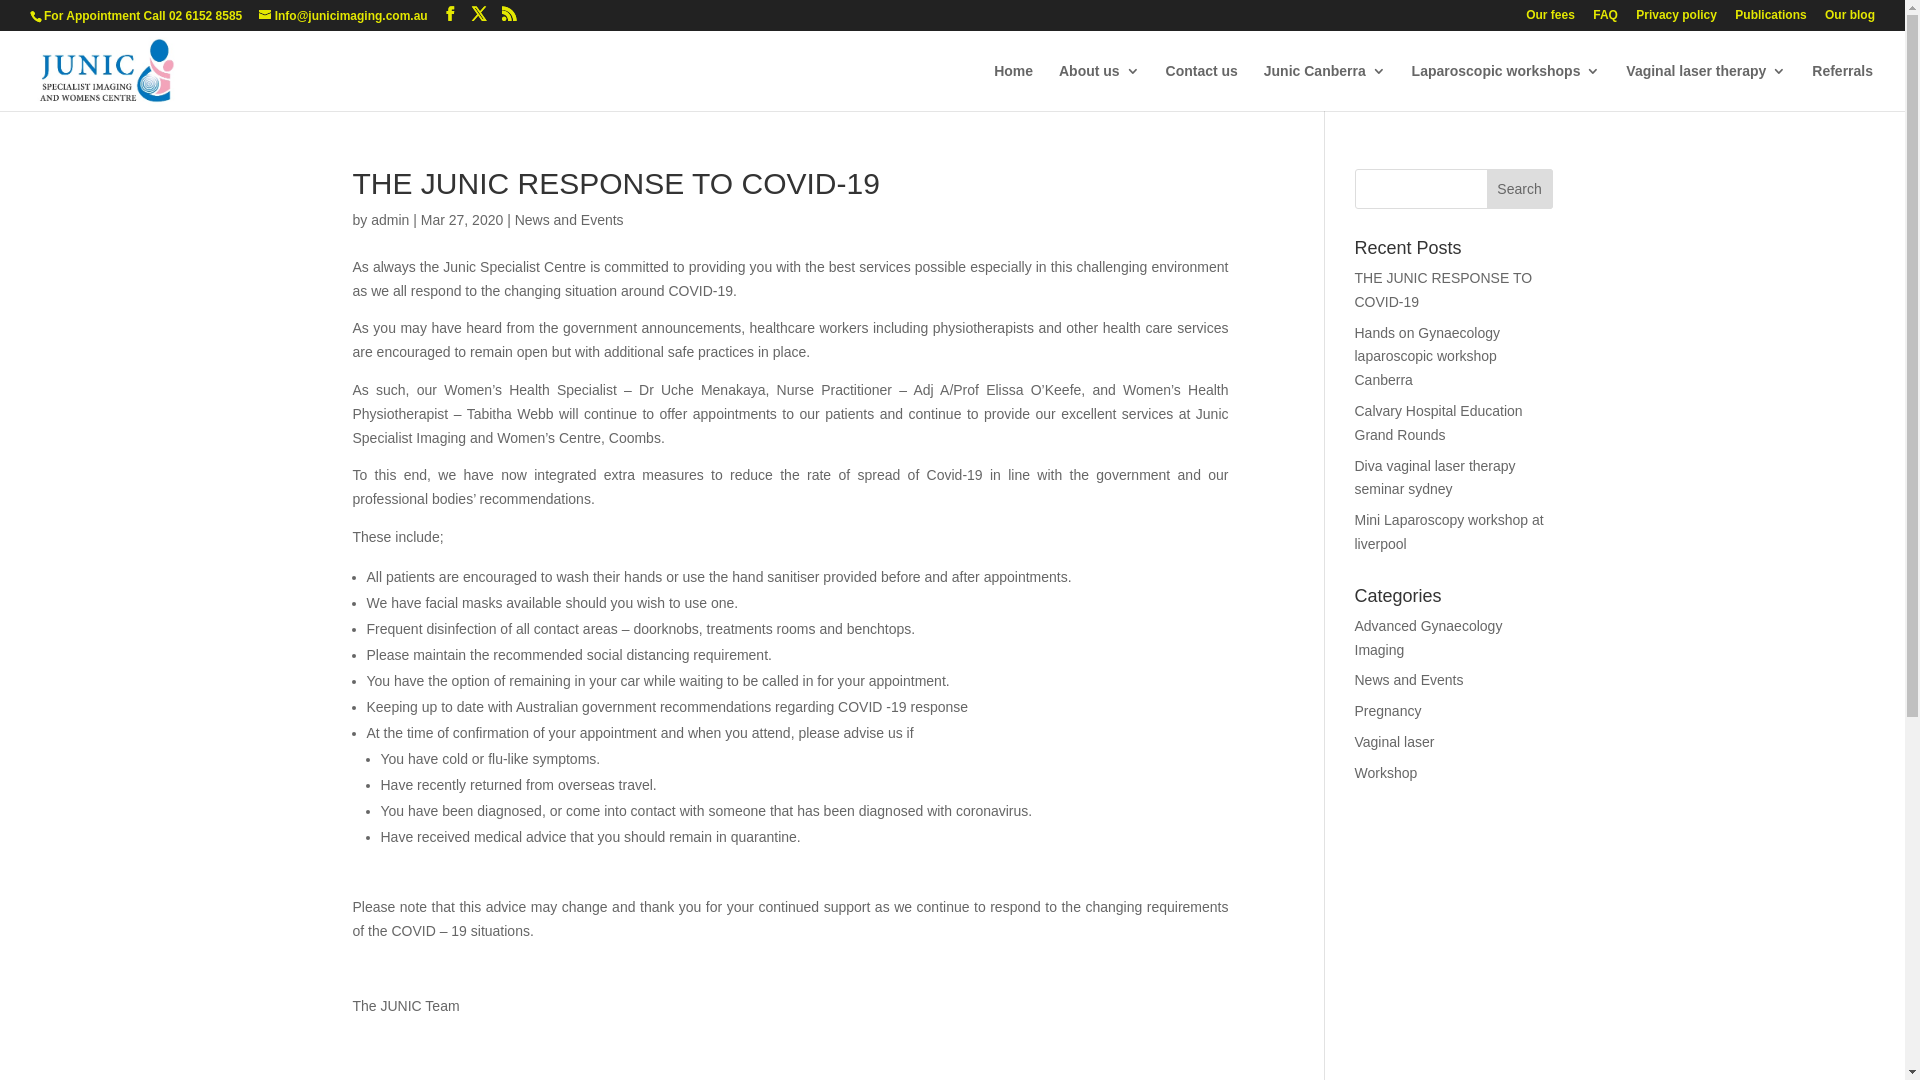 The height and width of the screenshot is (1080, 1920). Describe the element at coordinates (1443, 289) in the screenshot. I see `'THE JUNIC RESPONSE TO COVID-19'` at that location.